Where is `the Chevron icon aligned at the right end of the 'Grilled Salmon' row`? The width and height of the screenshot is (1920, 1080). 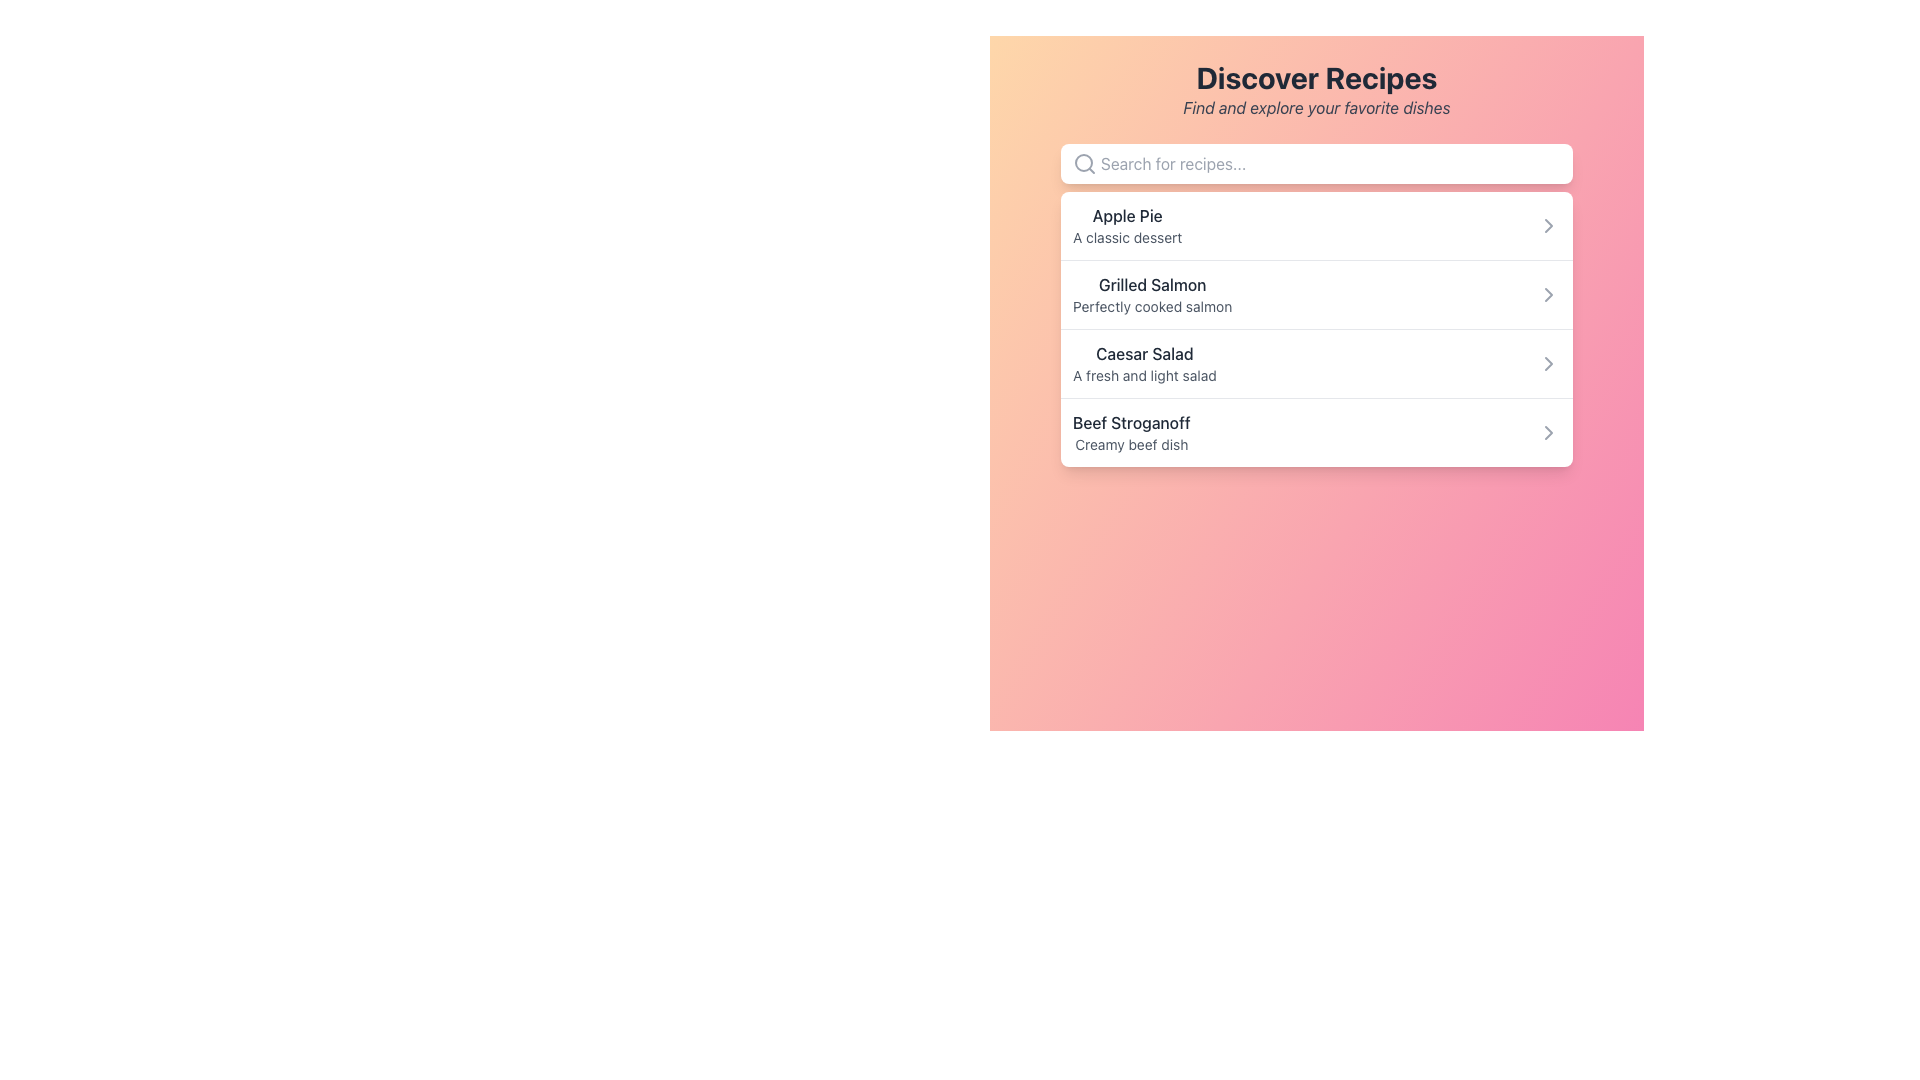
the Chevron icon aligned at the right end of the 'Grilled Salmon' row is located at coordinates (1548, 294).